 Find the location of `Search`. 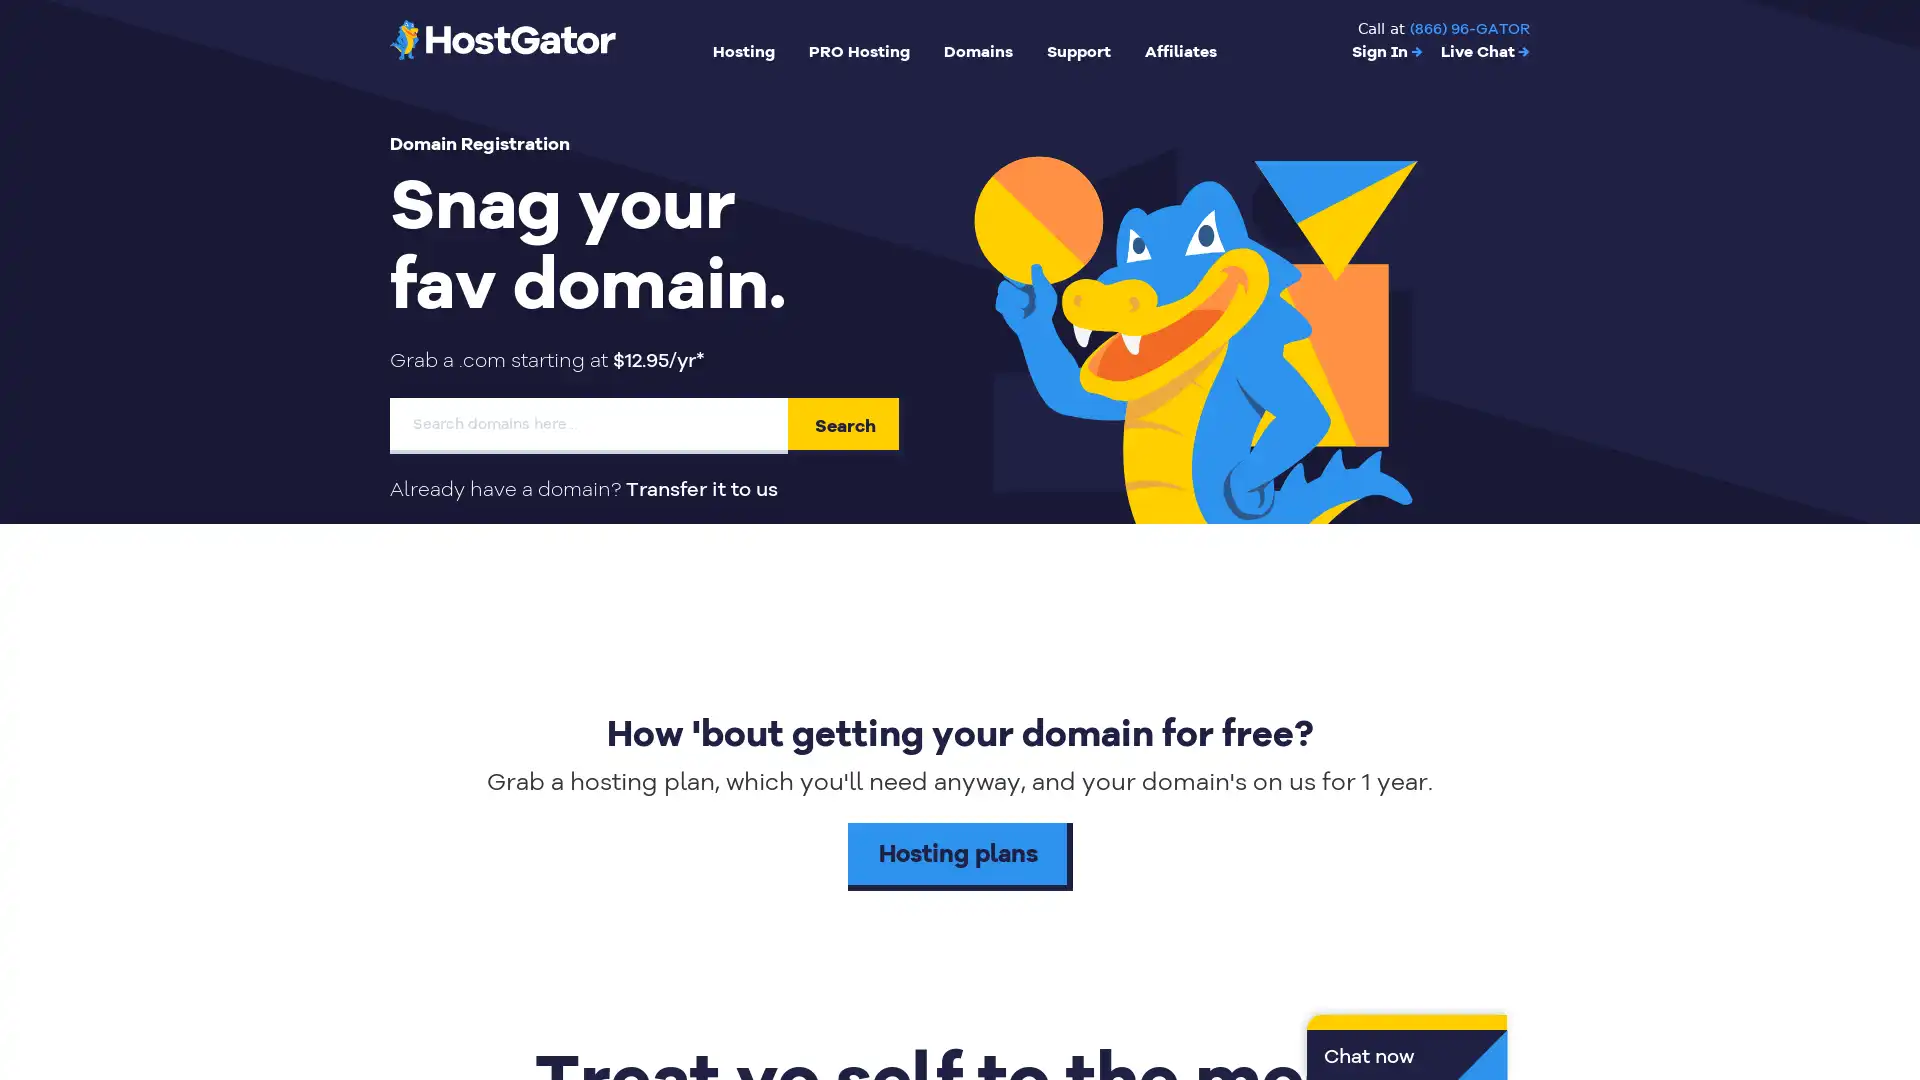

Search is located at coordinates (845, 424).